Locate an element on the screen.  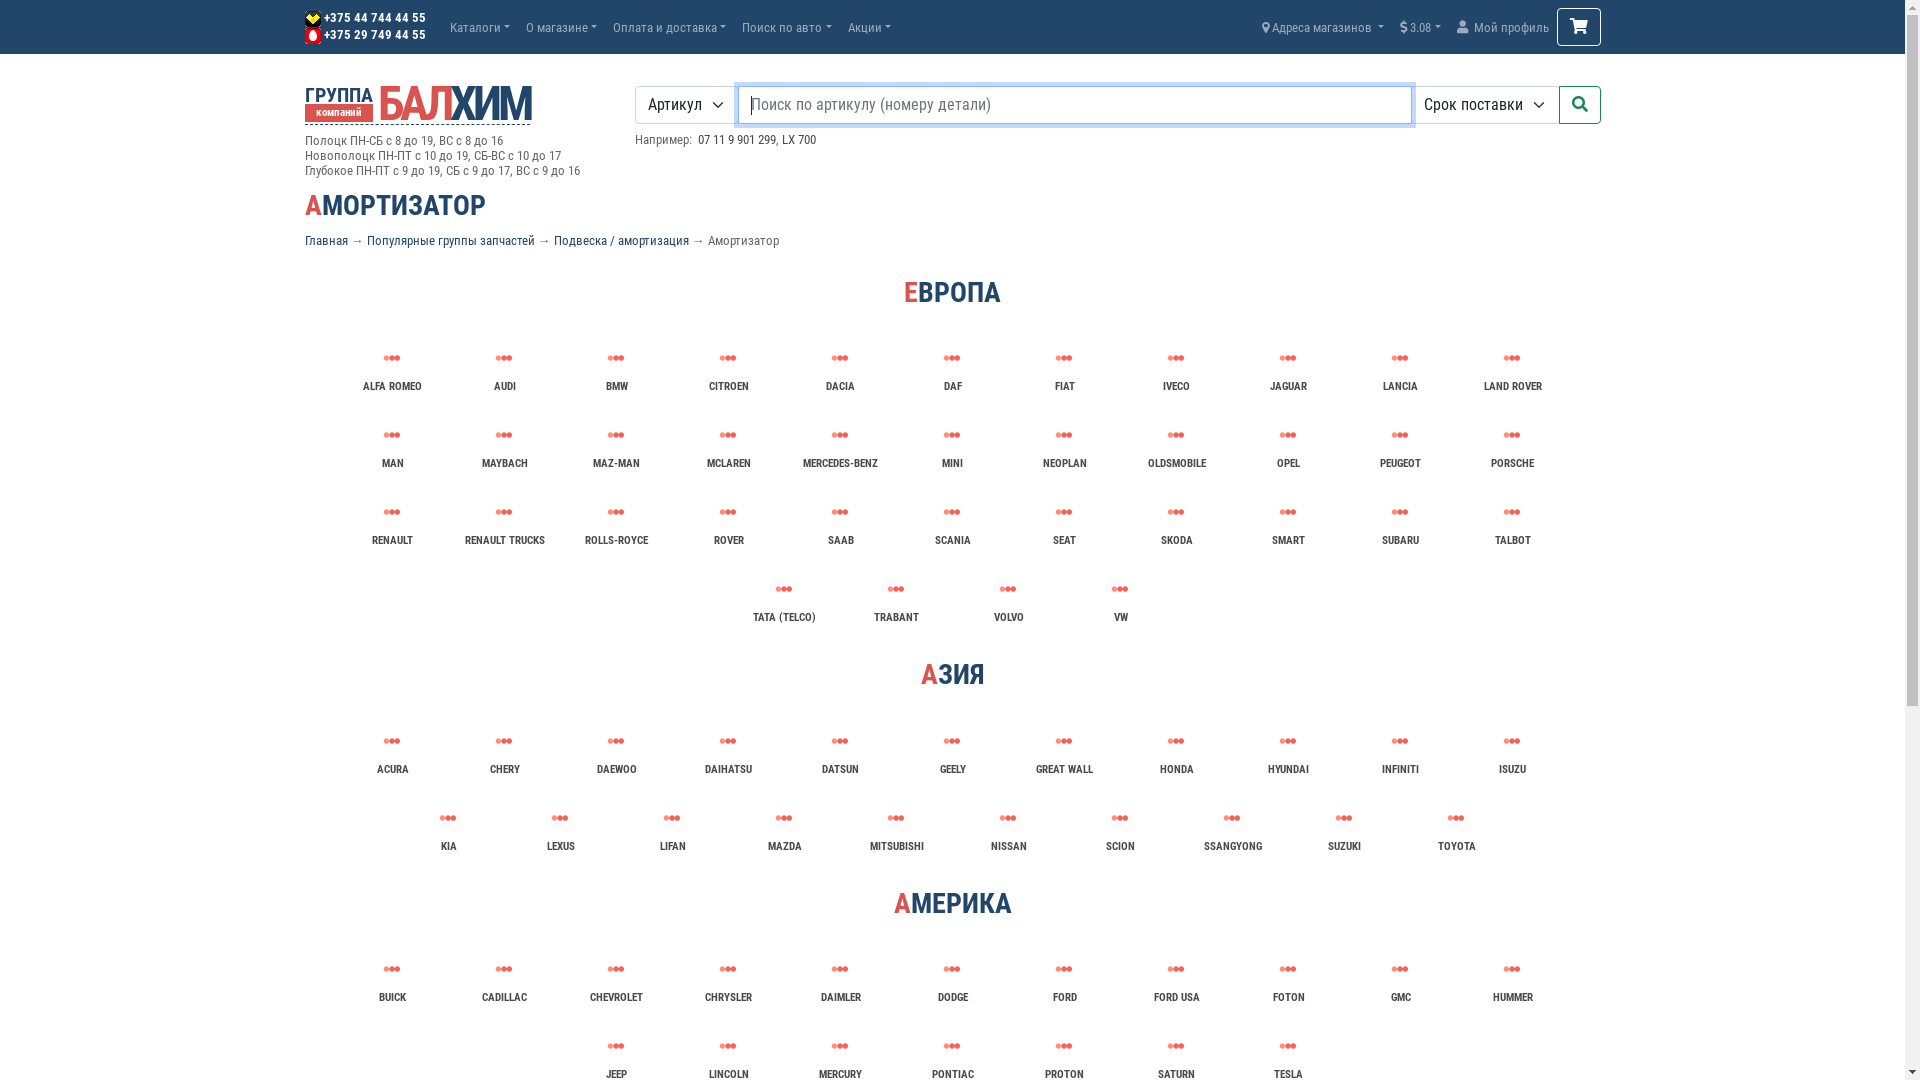
'JAGUAR' is located at coordinates (1288, 365).